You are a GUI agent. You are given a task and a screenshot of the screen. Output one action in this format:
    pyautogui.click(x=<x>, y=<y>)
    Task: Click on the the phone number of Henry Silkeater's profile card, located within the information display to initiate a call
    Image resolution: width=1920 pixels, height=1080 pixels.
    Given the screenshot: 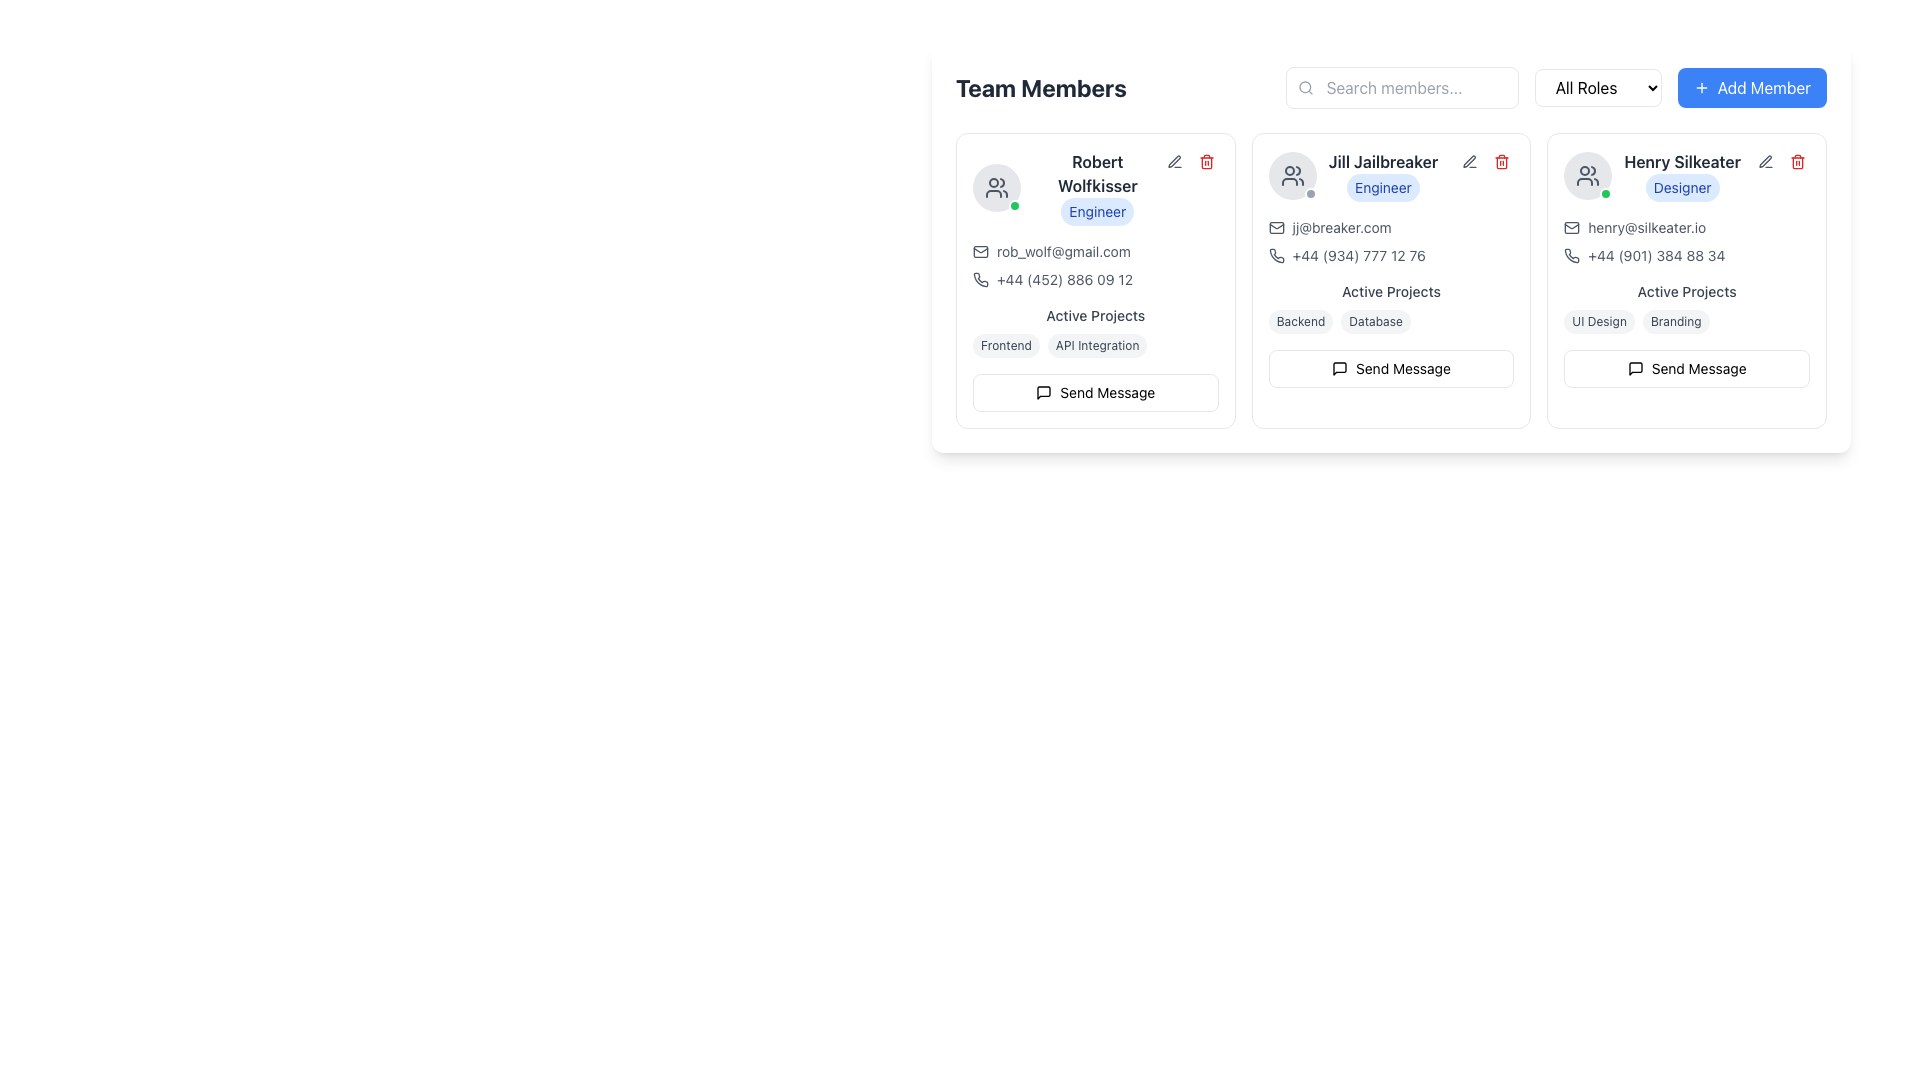 What is the action you would take?
    pyautogui.click(x=1686, y=241)
    